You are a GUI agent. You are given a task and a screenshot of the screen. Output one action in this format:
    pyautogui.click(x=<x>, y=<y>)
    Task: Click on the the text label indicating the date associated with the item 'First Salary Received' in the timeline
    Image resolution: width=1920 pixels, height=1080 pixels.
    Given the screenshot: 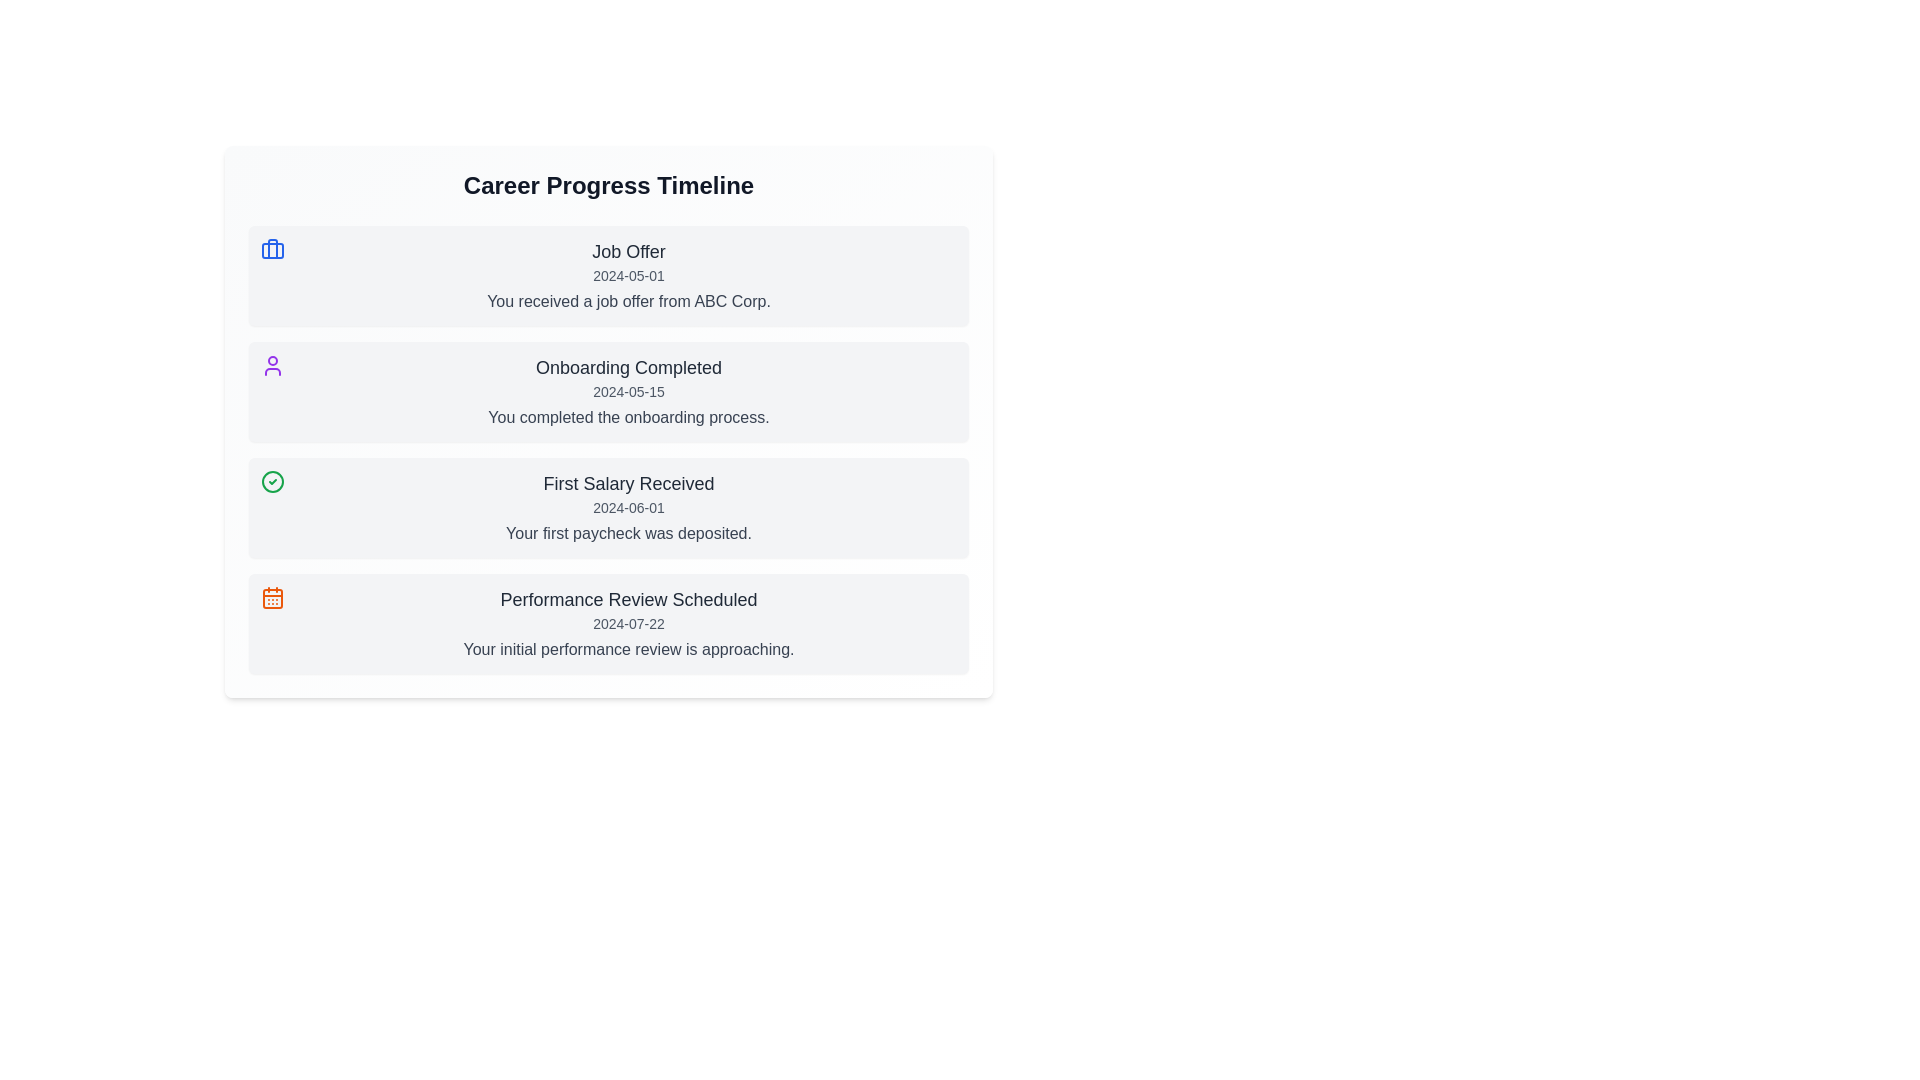 What is the action you would take?
    pyautogui.click(x=627, y=507)
    